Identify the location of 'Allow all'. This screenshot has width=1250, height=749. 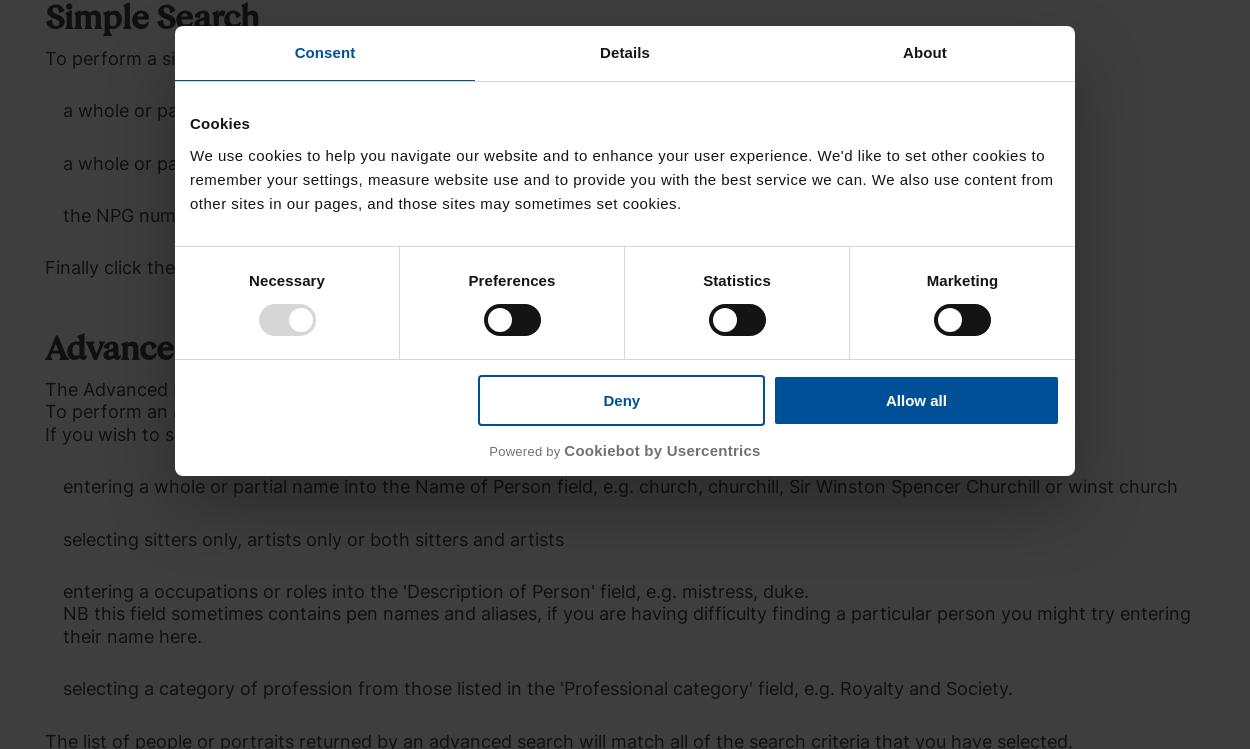
(916, 398).